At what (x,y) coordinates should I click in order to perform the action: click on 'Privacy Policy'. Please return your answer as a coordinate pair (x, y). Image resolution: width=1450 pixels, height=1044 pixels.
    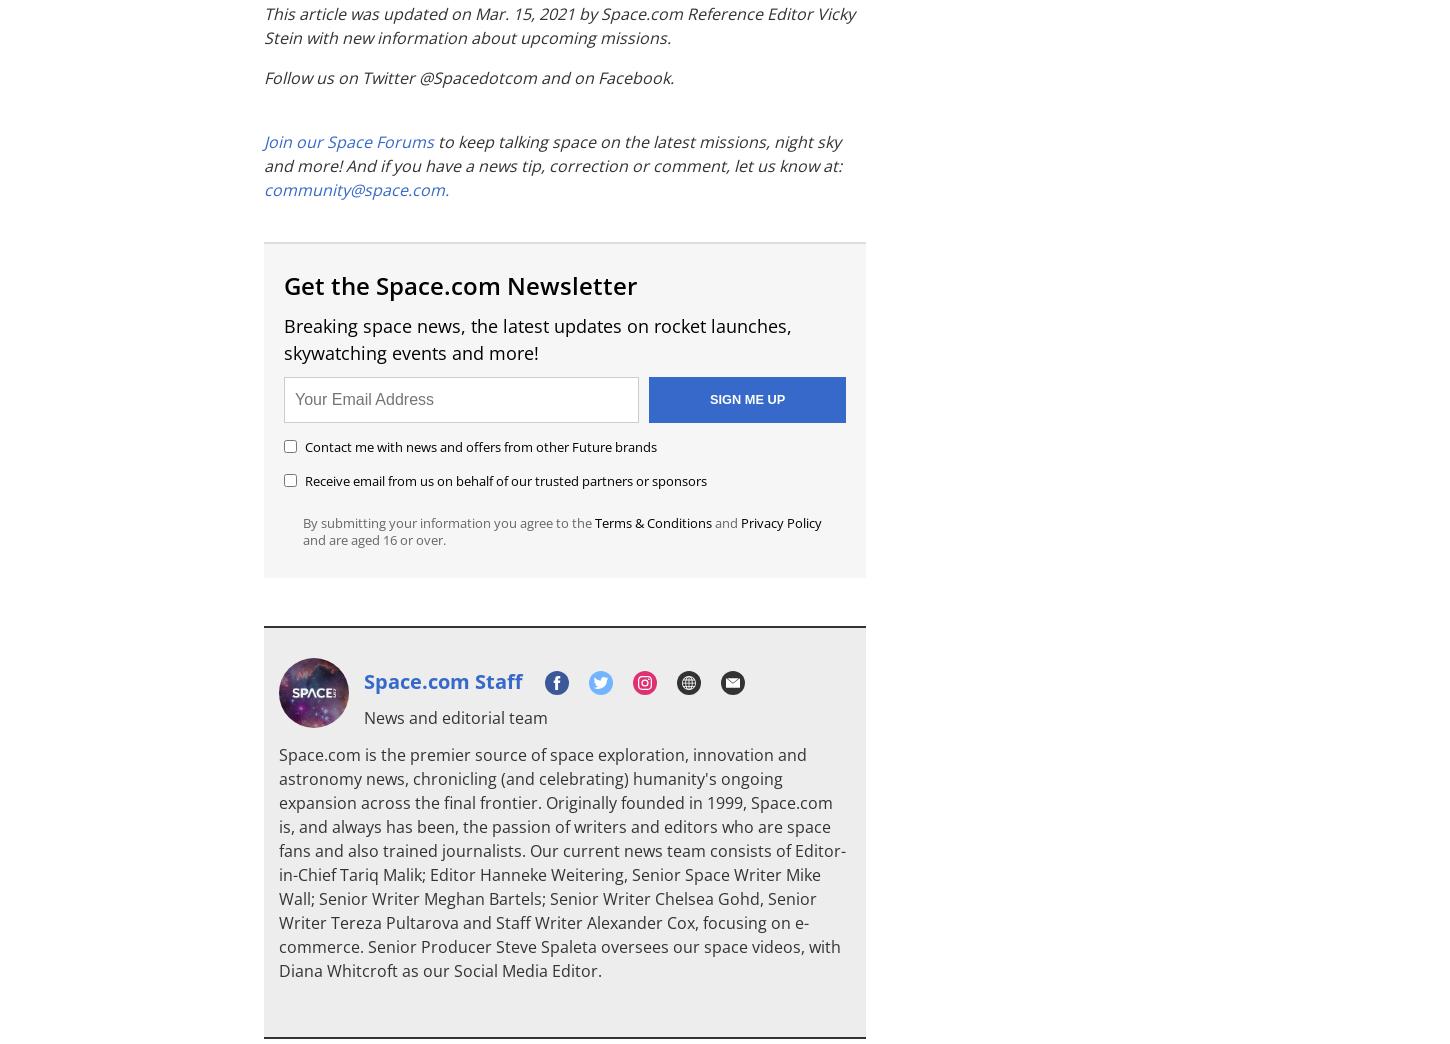
    Looking at the image, I should click on (740, 522).